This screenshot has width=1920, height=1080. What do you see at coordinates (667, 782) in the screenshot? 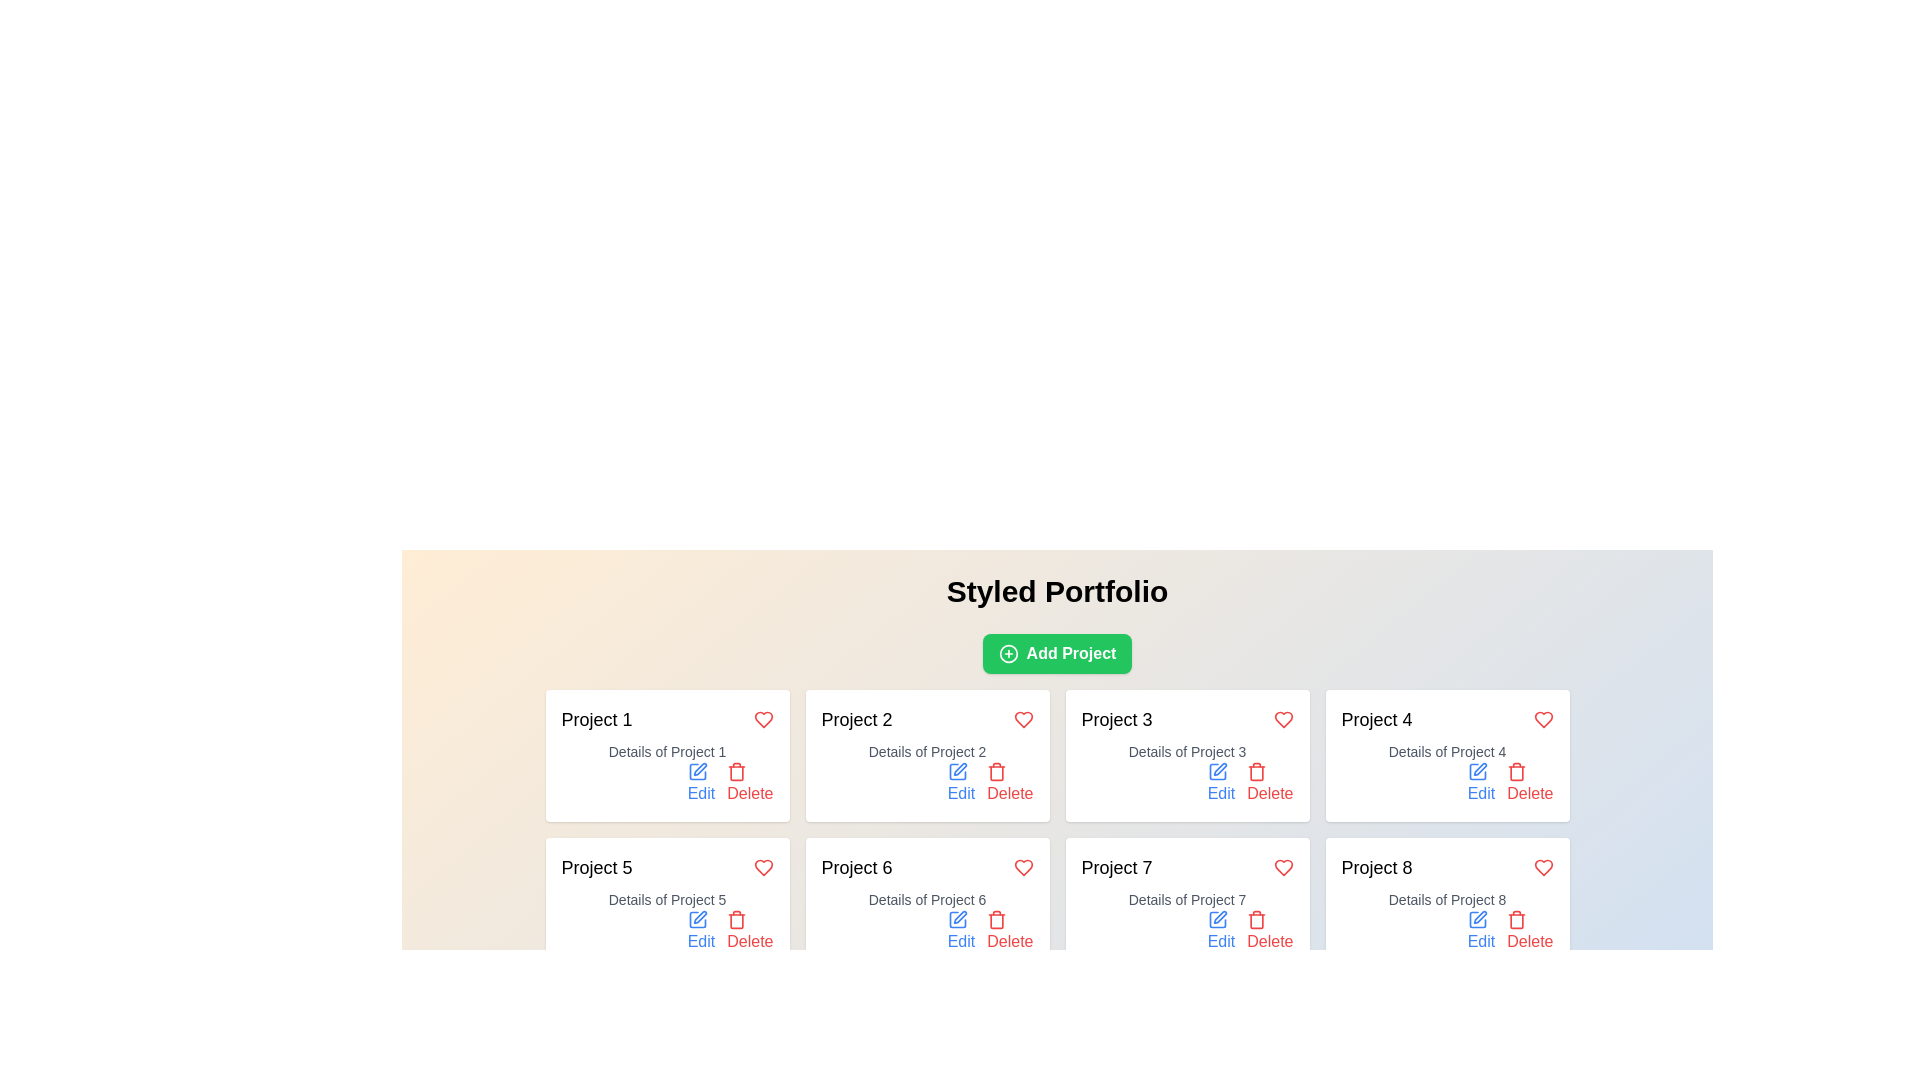
I see `the 'Edit' button in the Button group located at the bottom-right corner of the 'Project 1' box to modify the project` at bounding box center [667, 782].